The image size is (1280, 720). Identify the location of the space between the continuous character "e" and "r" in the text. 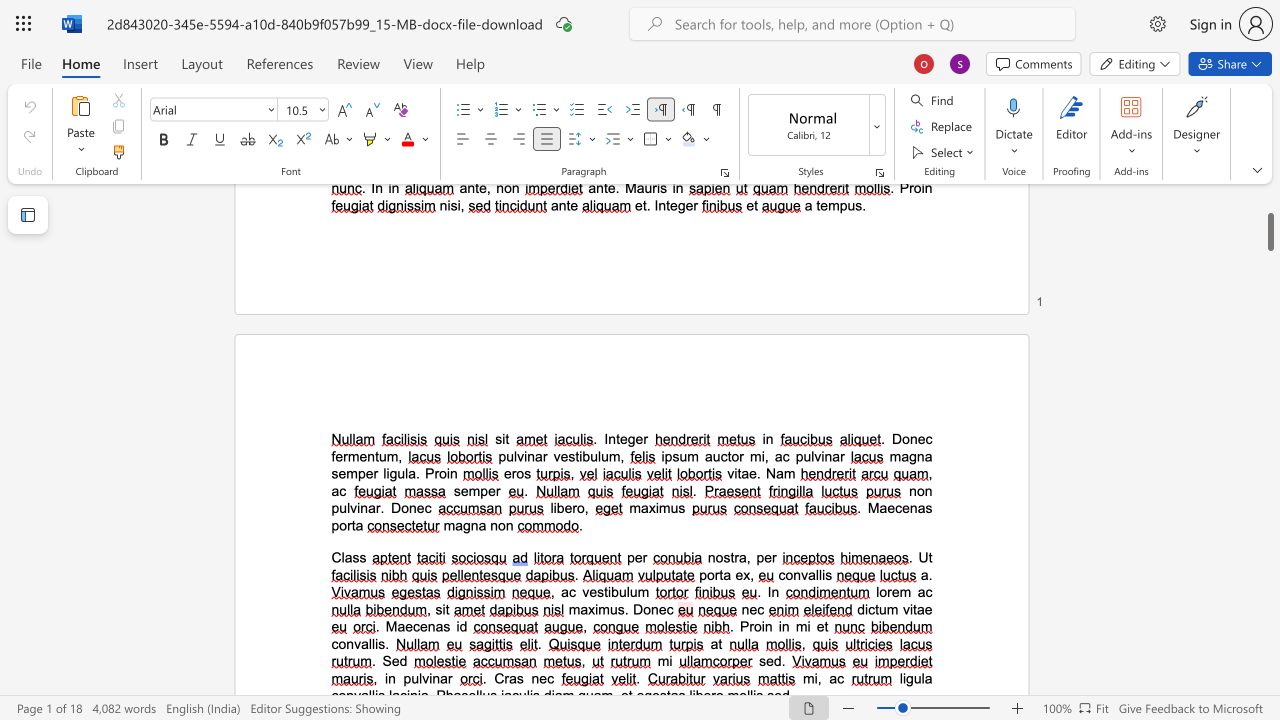
(642, 438).